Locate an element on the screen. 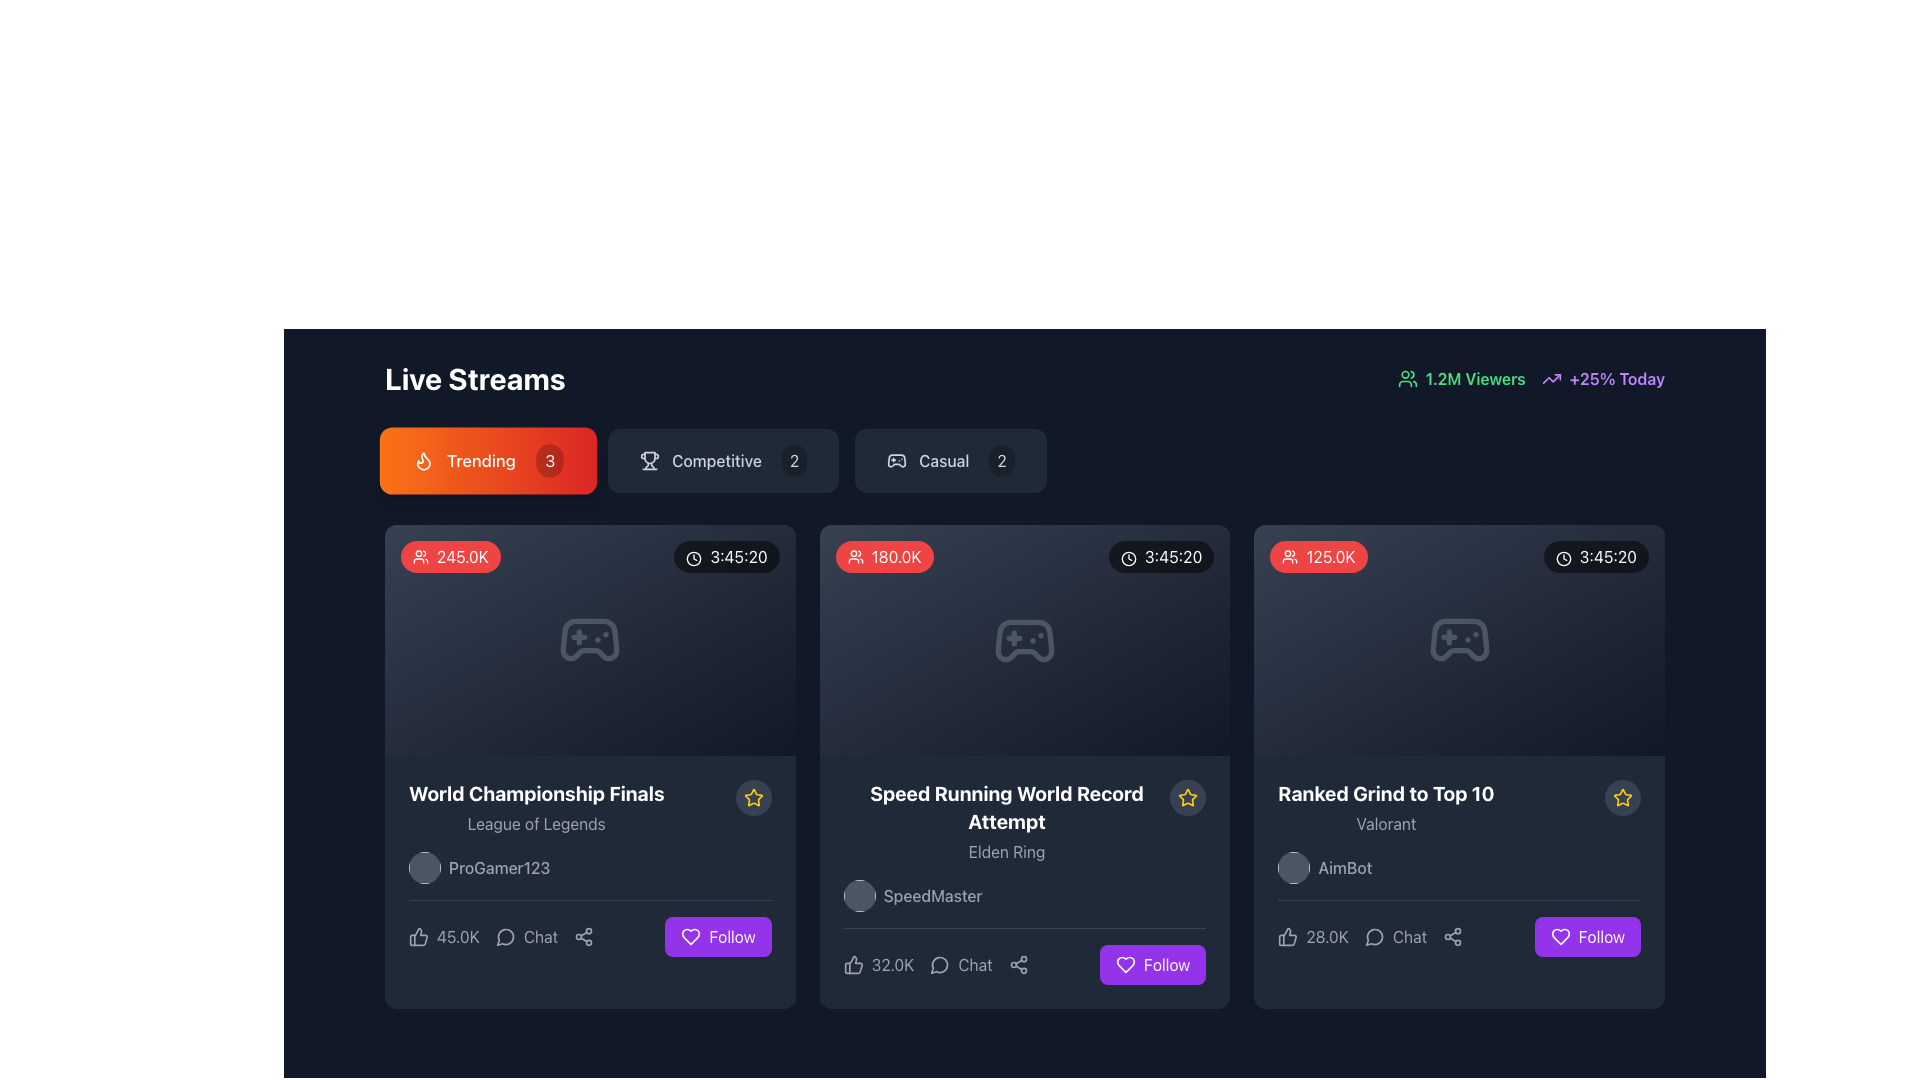 This screenshot has width=1920, height=1080. the circular avatar of the 'SpeedMaster' label is located at coordinates (912, 894).